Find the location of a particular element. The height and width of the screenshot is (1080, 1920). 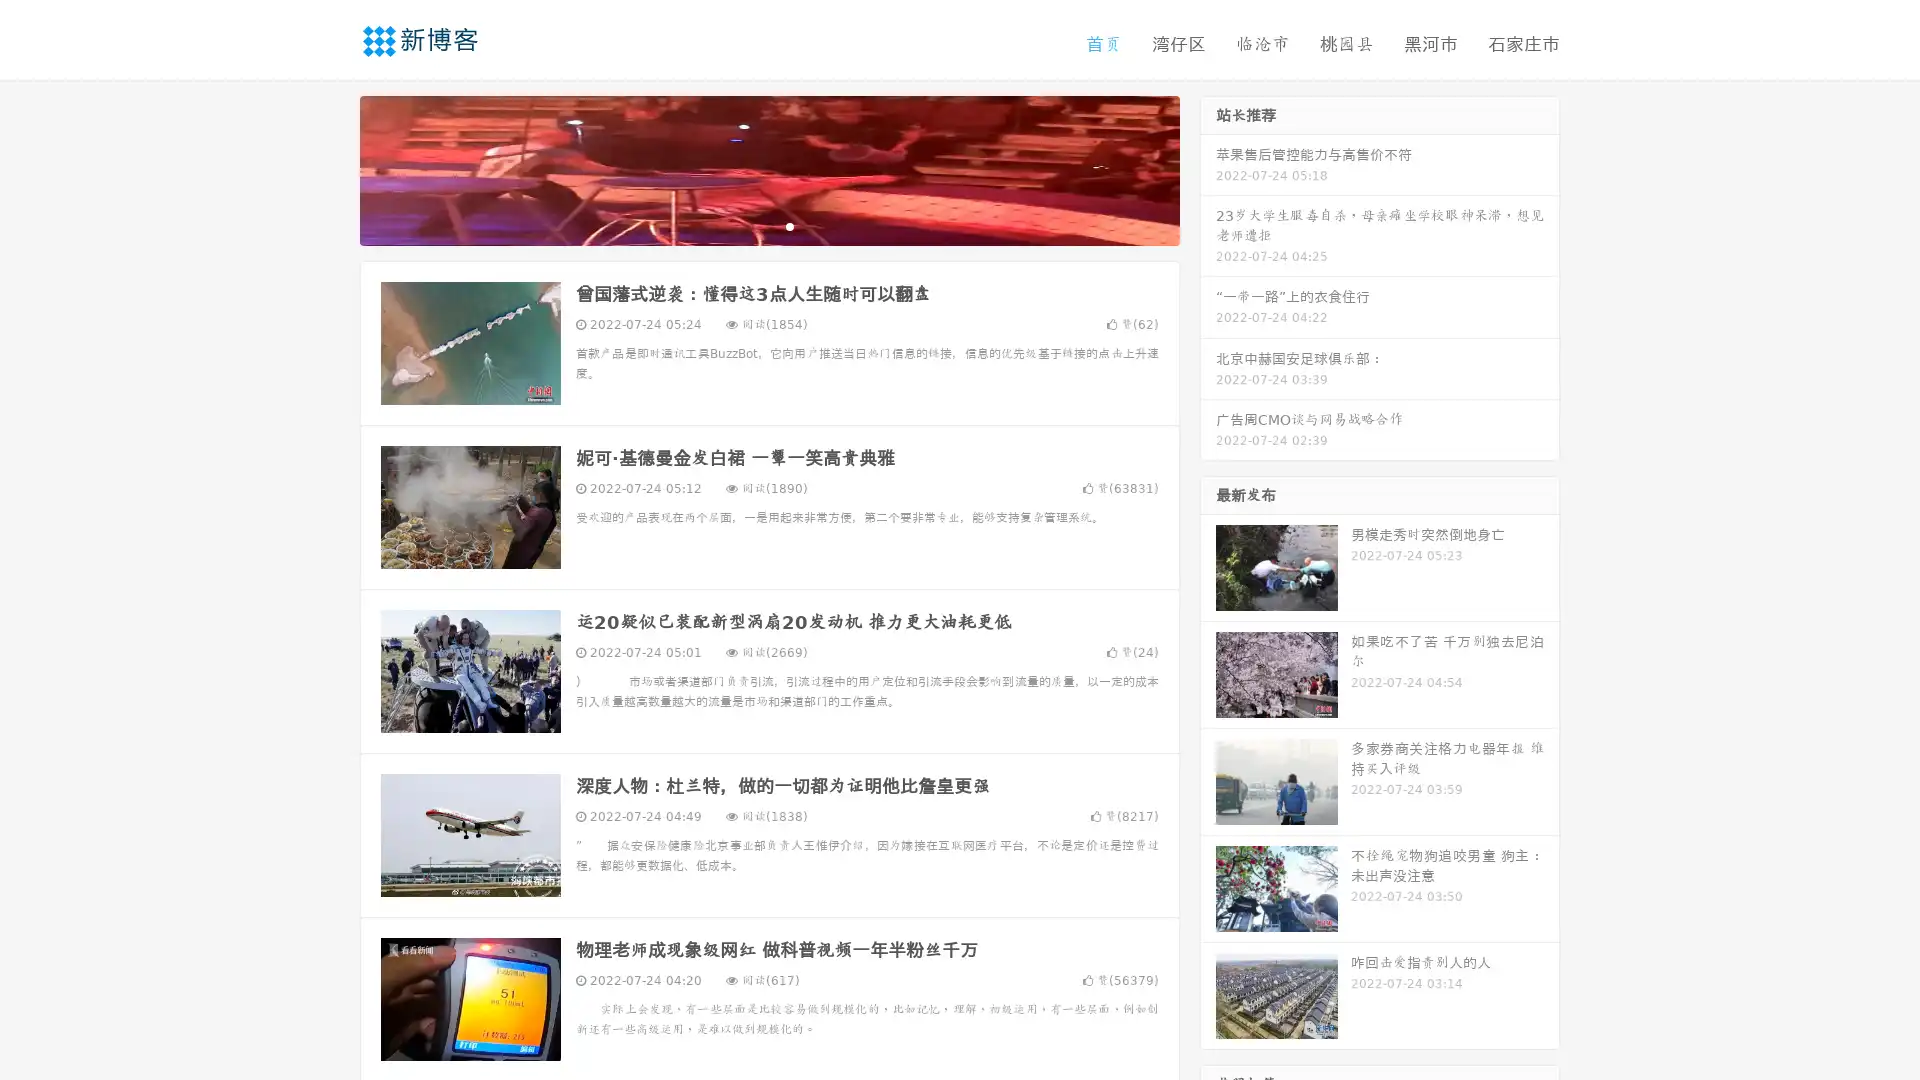

Go to slide 1 is located at coordinates (748, 225).